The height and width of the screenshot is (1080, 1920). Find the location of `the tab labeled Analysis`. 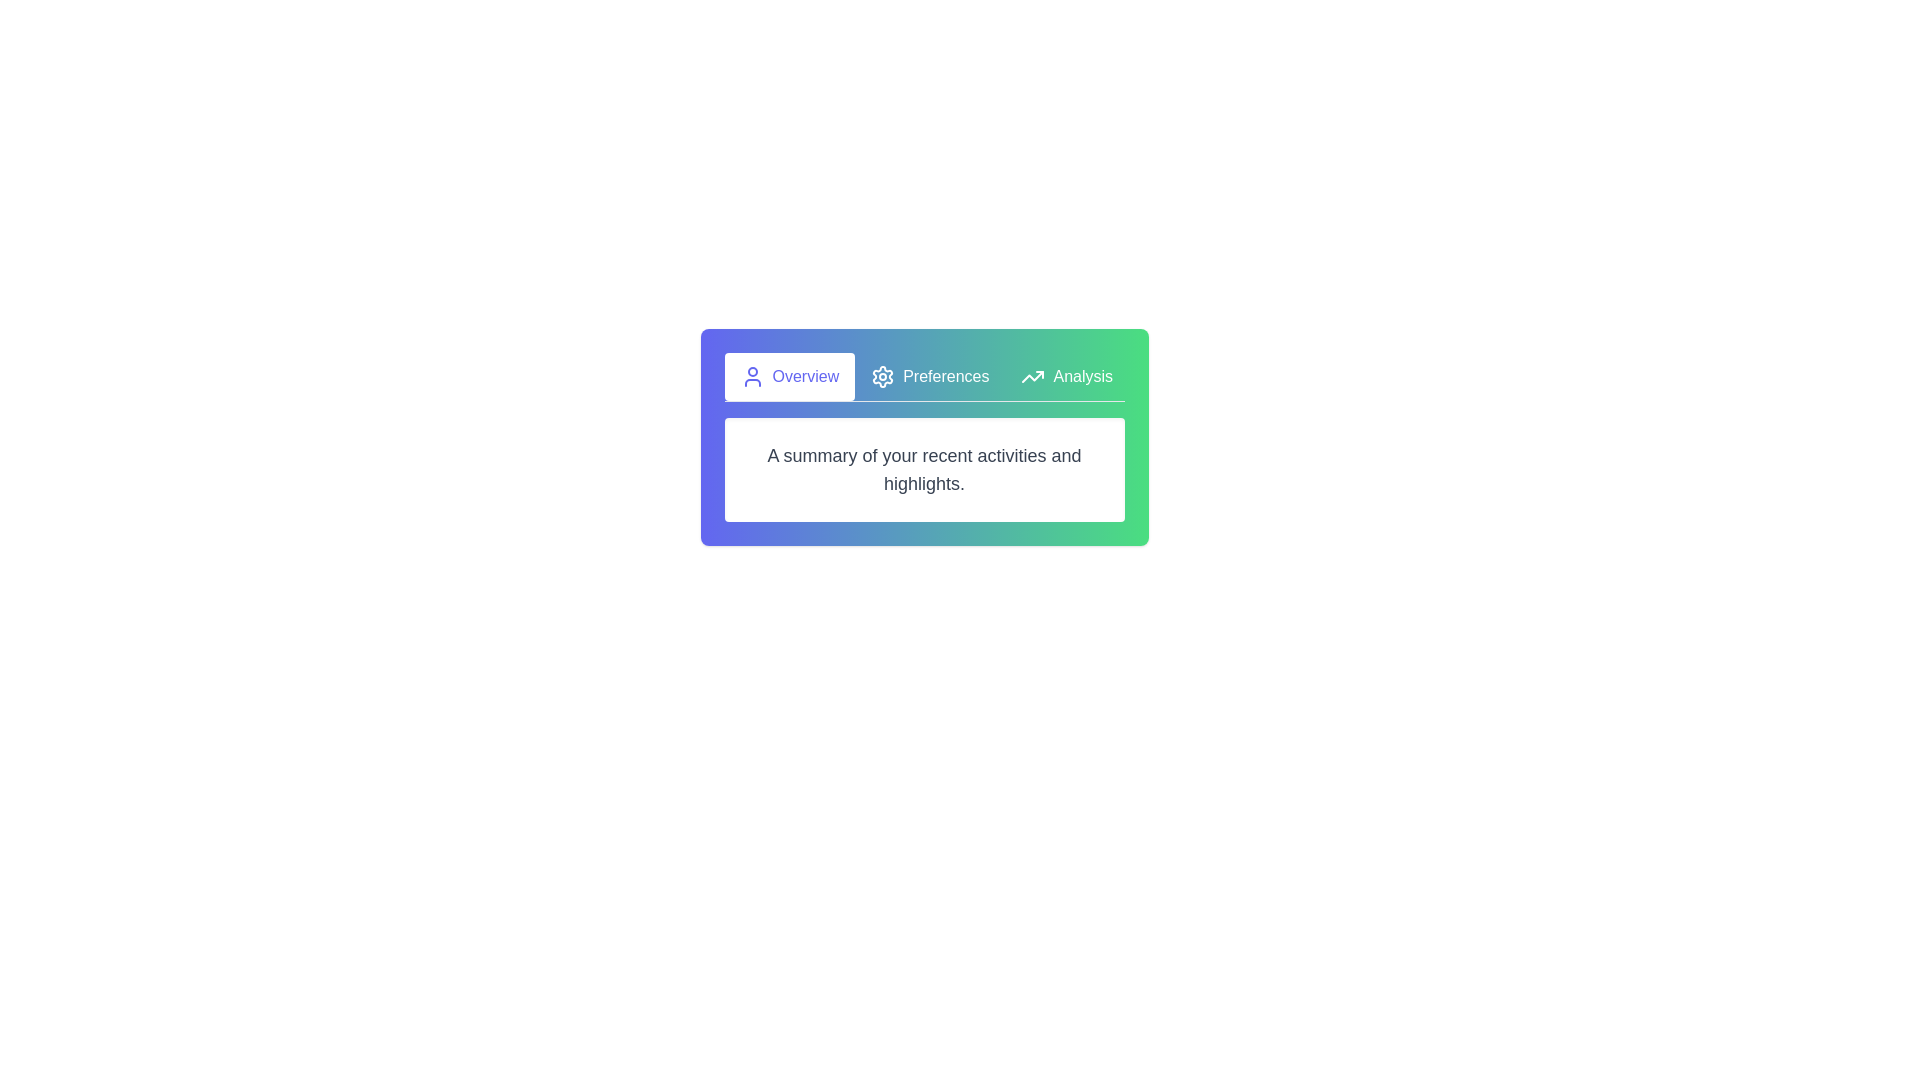

the tab labeled Analysis is located at coordinates (1065, 377).